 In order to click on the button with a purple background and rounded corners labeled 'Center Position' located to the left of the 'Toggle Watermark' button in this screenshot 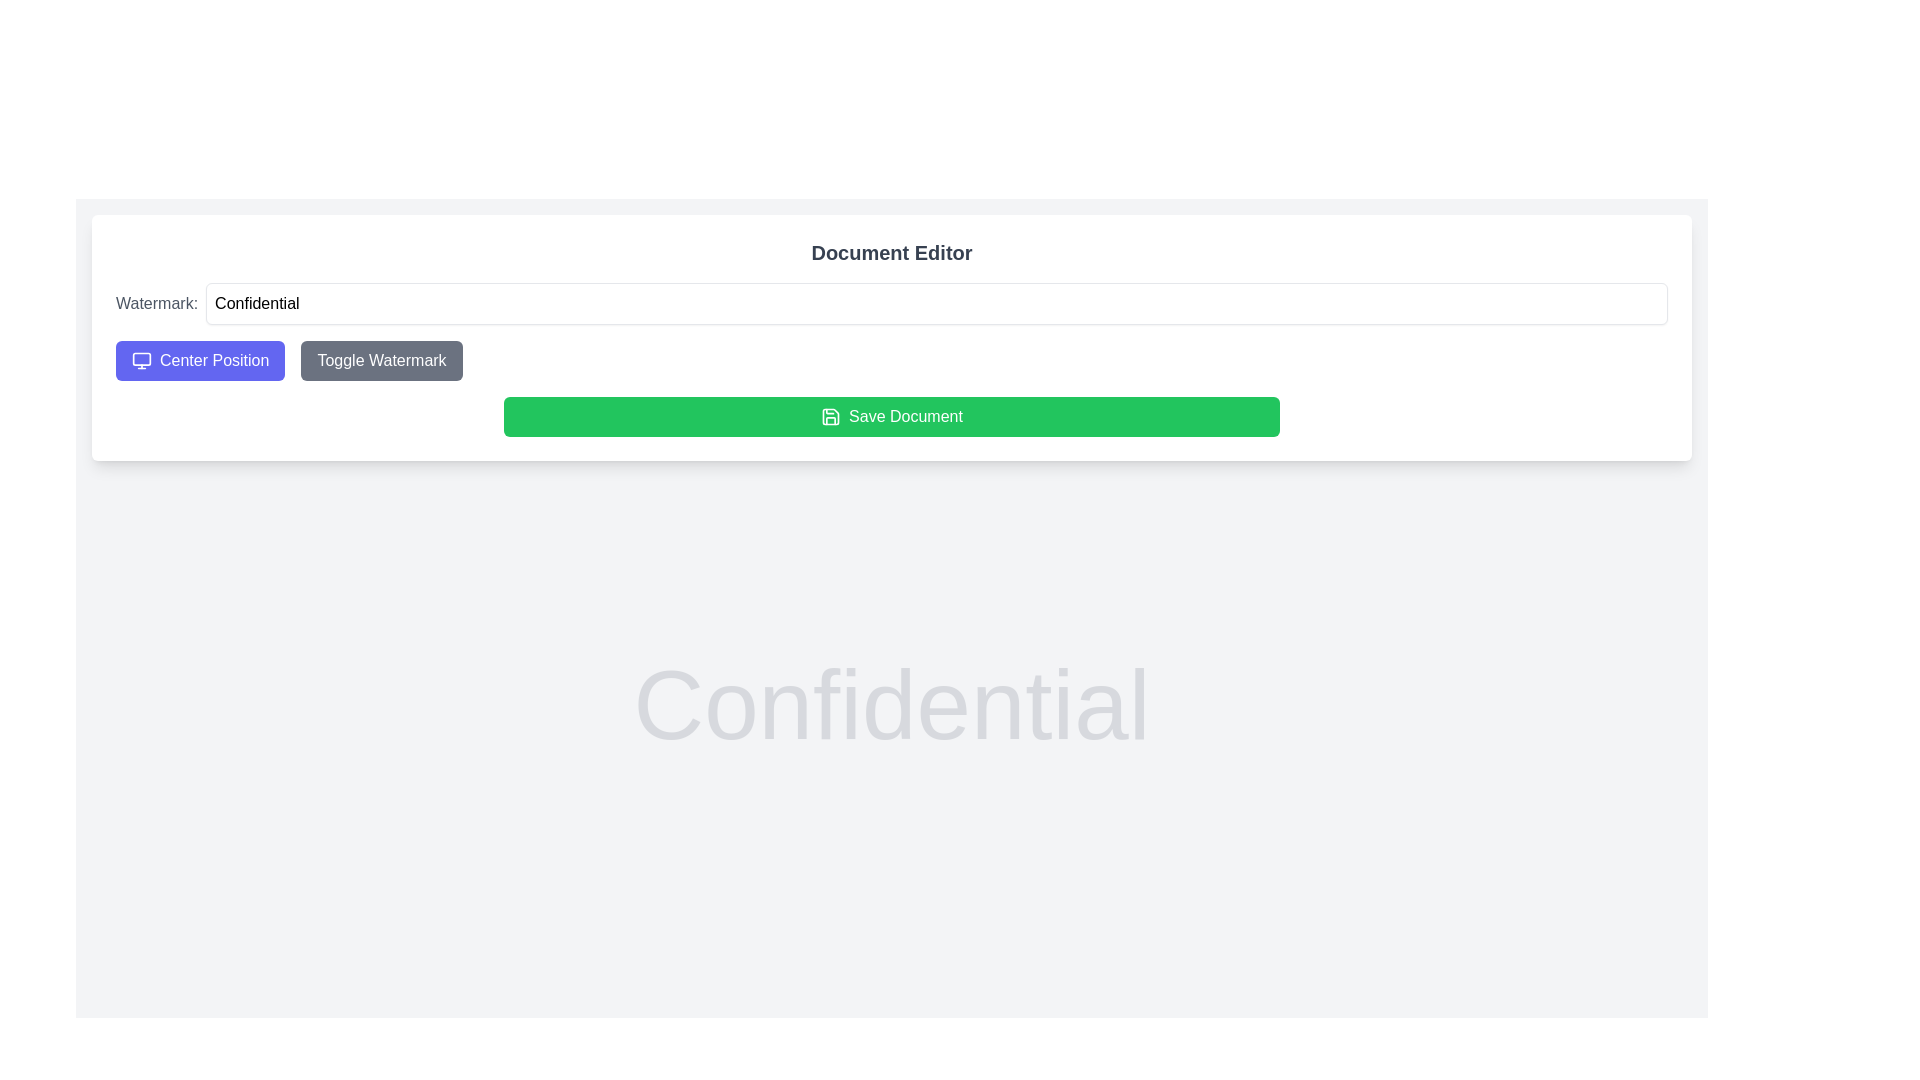, I will do `click(200, 361)`.